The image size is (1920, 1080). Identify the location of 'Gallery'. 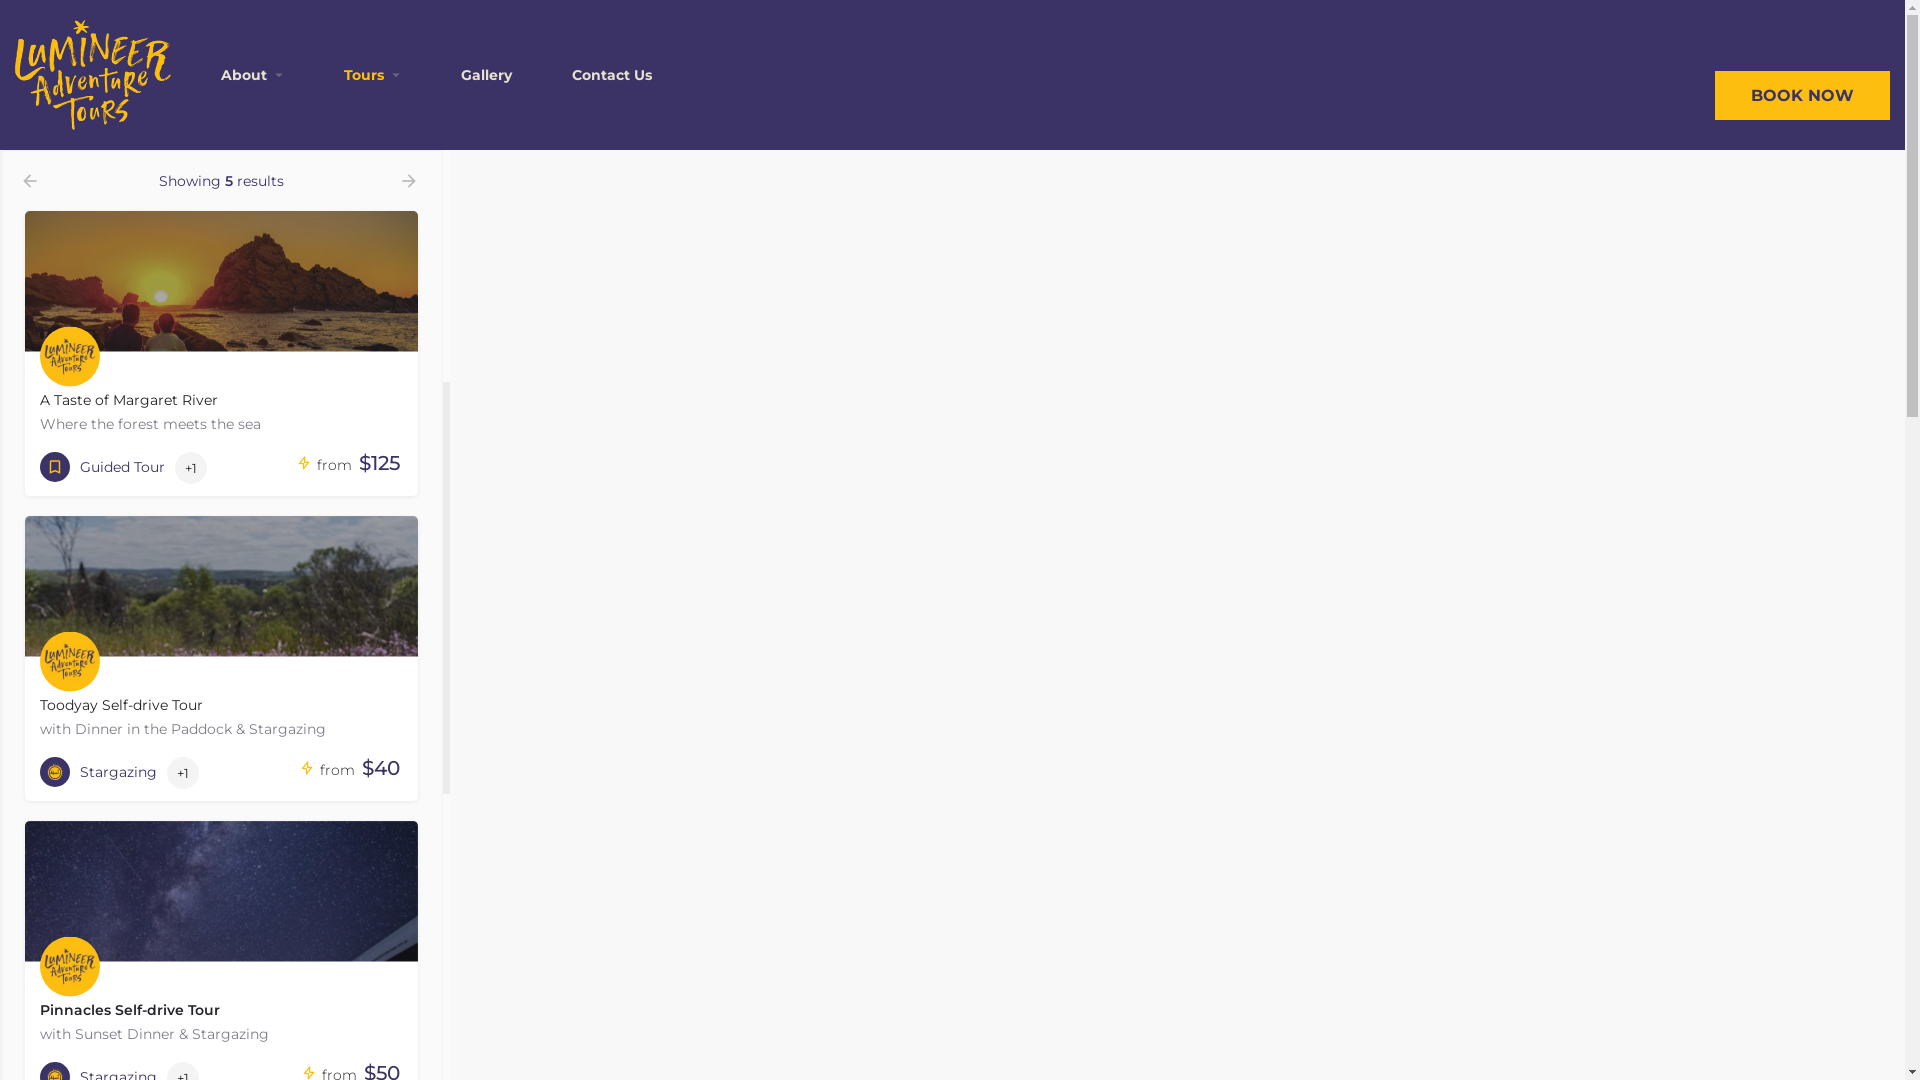
(486, 73).